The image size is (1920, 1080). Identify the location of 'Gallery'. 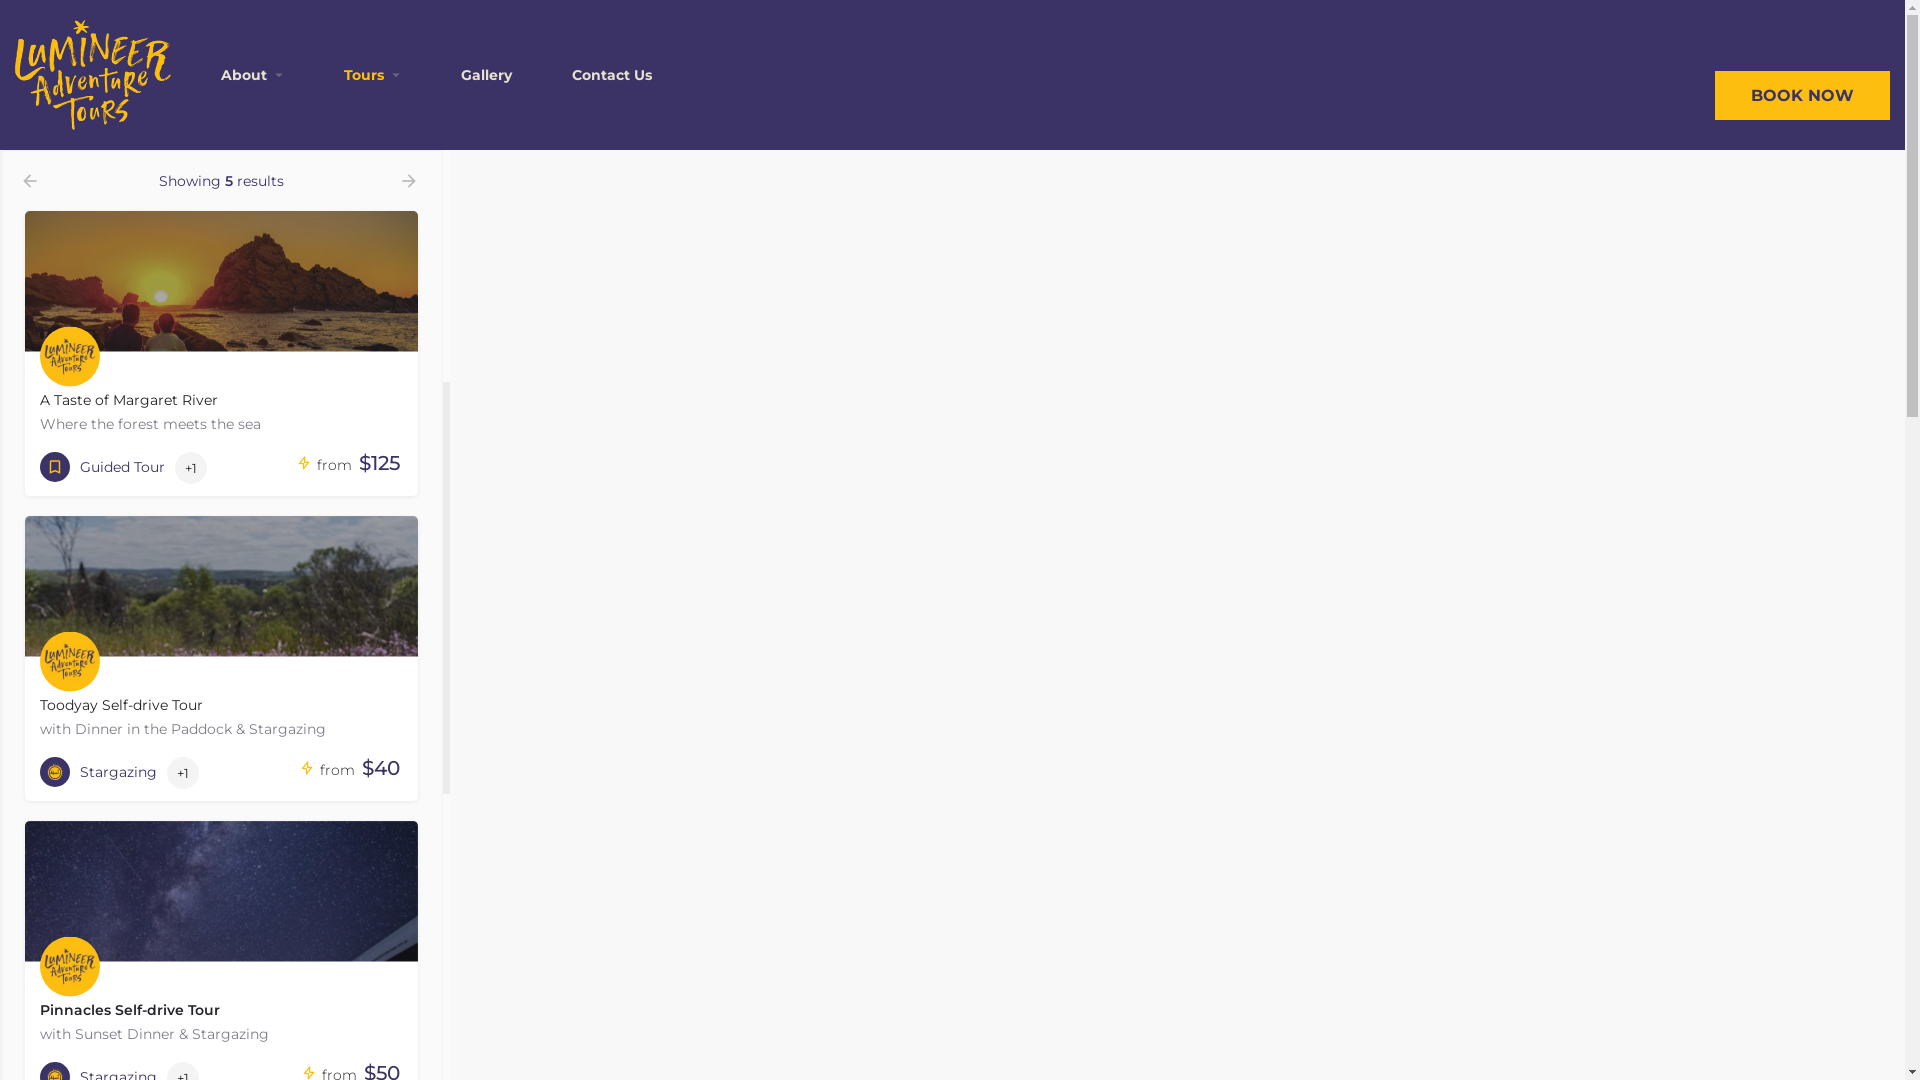
(486, 73).